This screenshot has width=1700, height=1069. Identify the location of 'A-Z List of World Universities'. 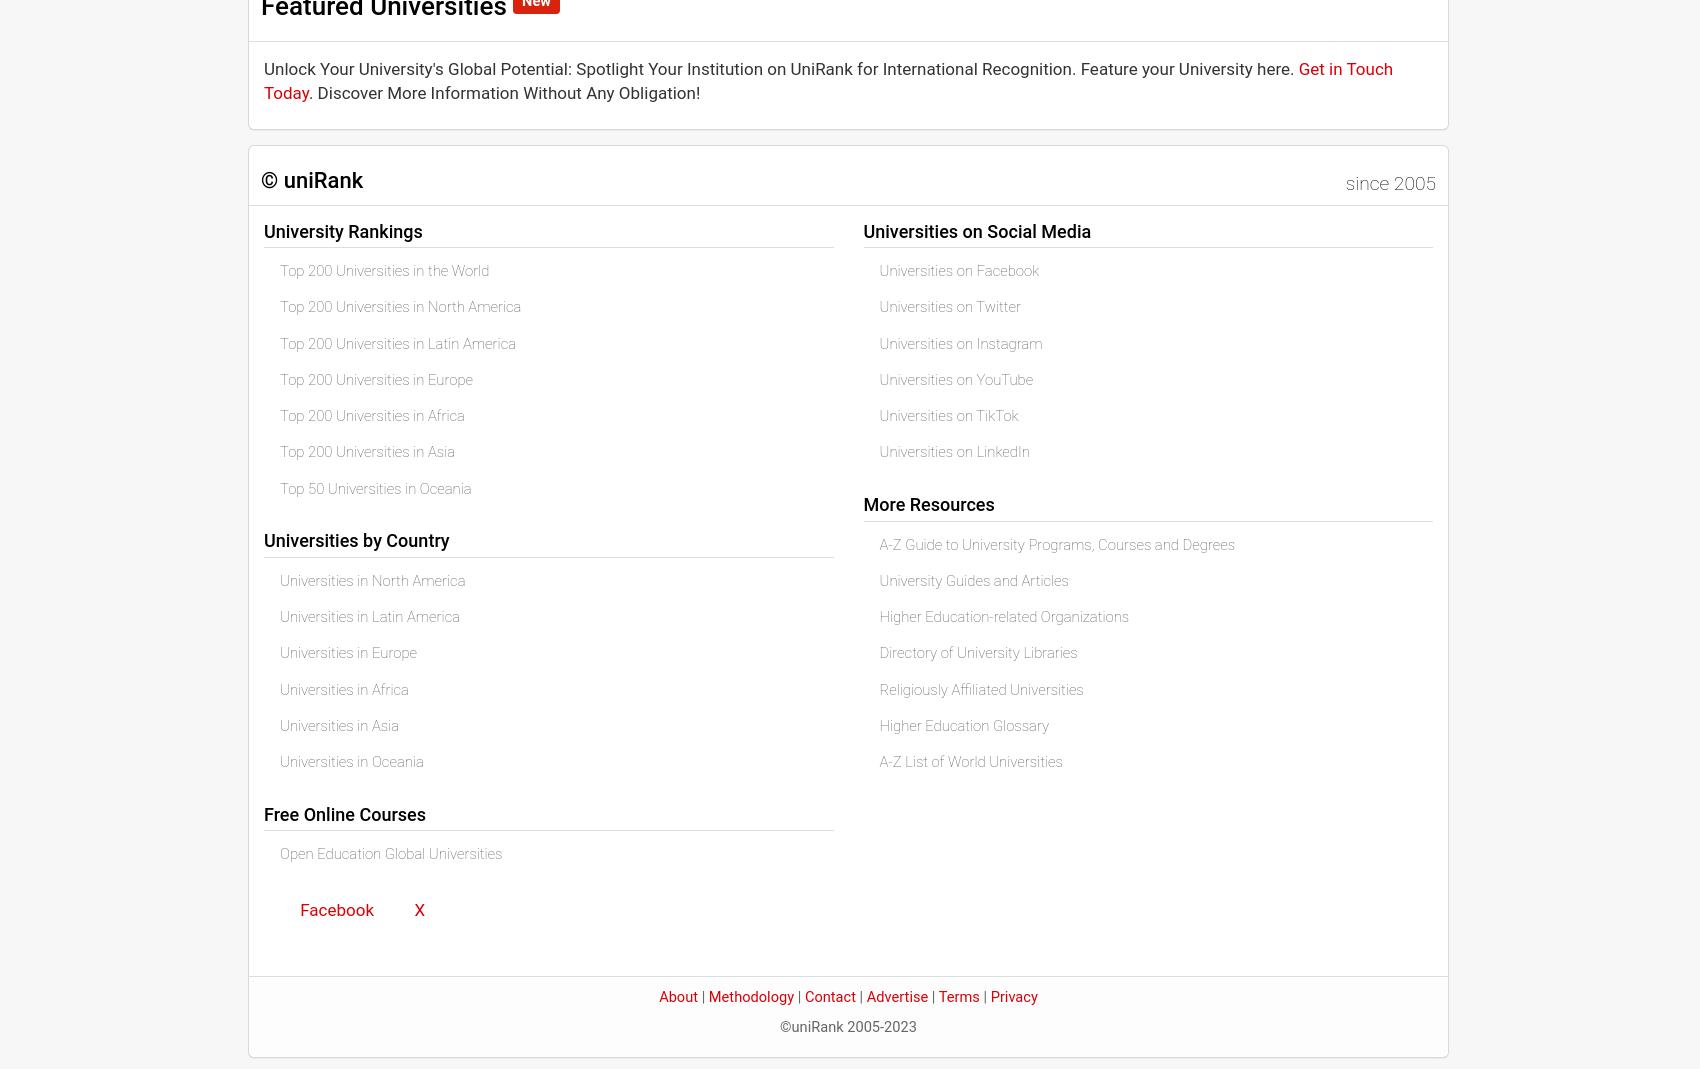
(969, 761).